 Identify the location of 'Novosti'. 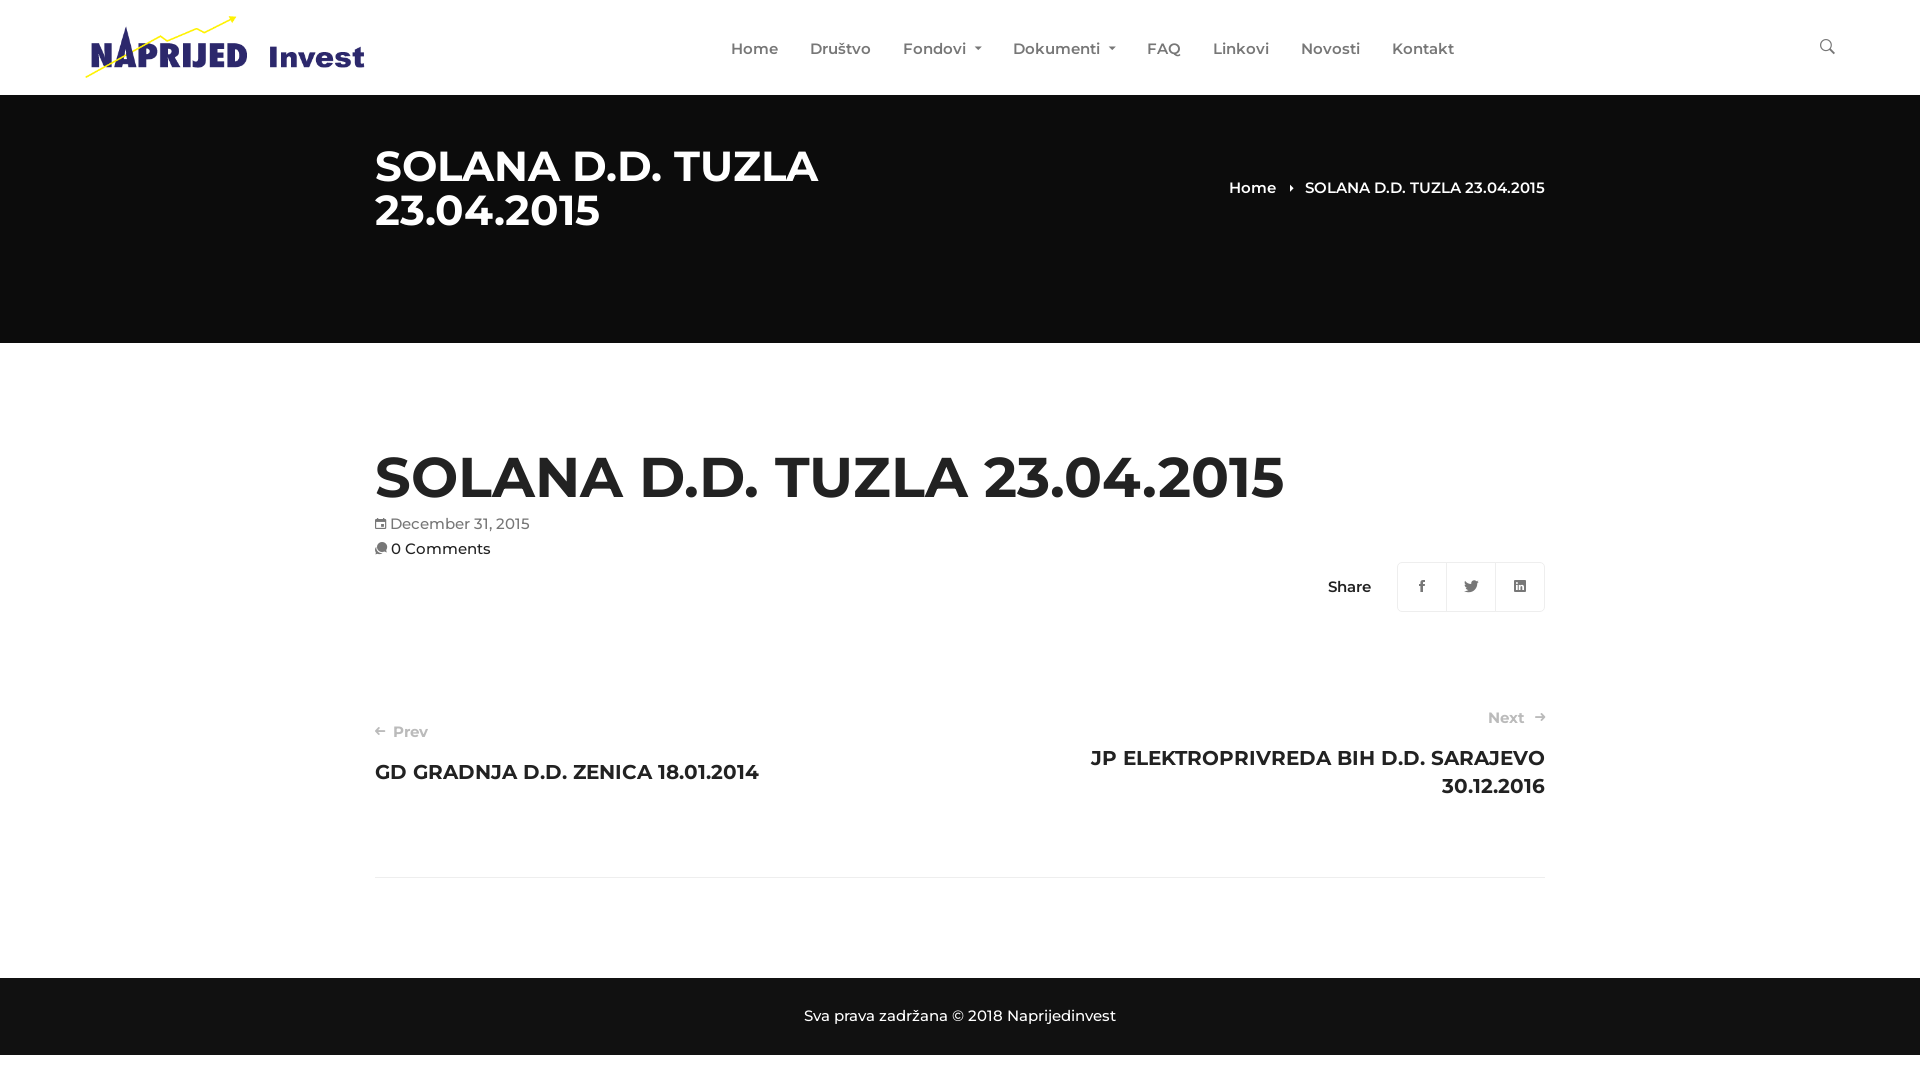
(1330, 50).